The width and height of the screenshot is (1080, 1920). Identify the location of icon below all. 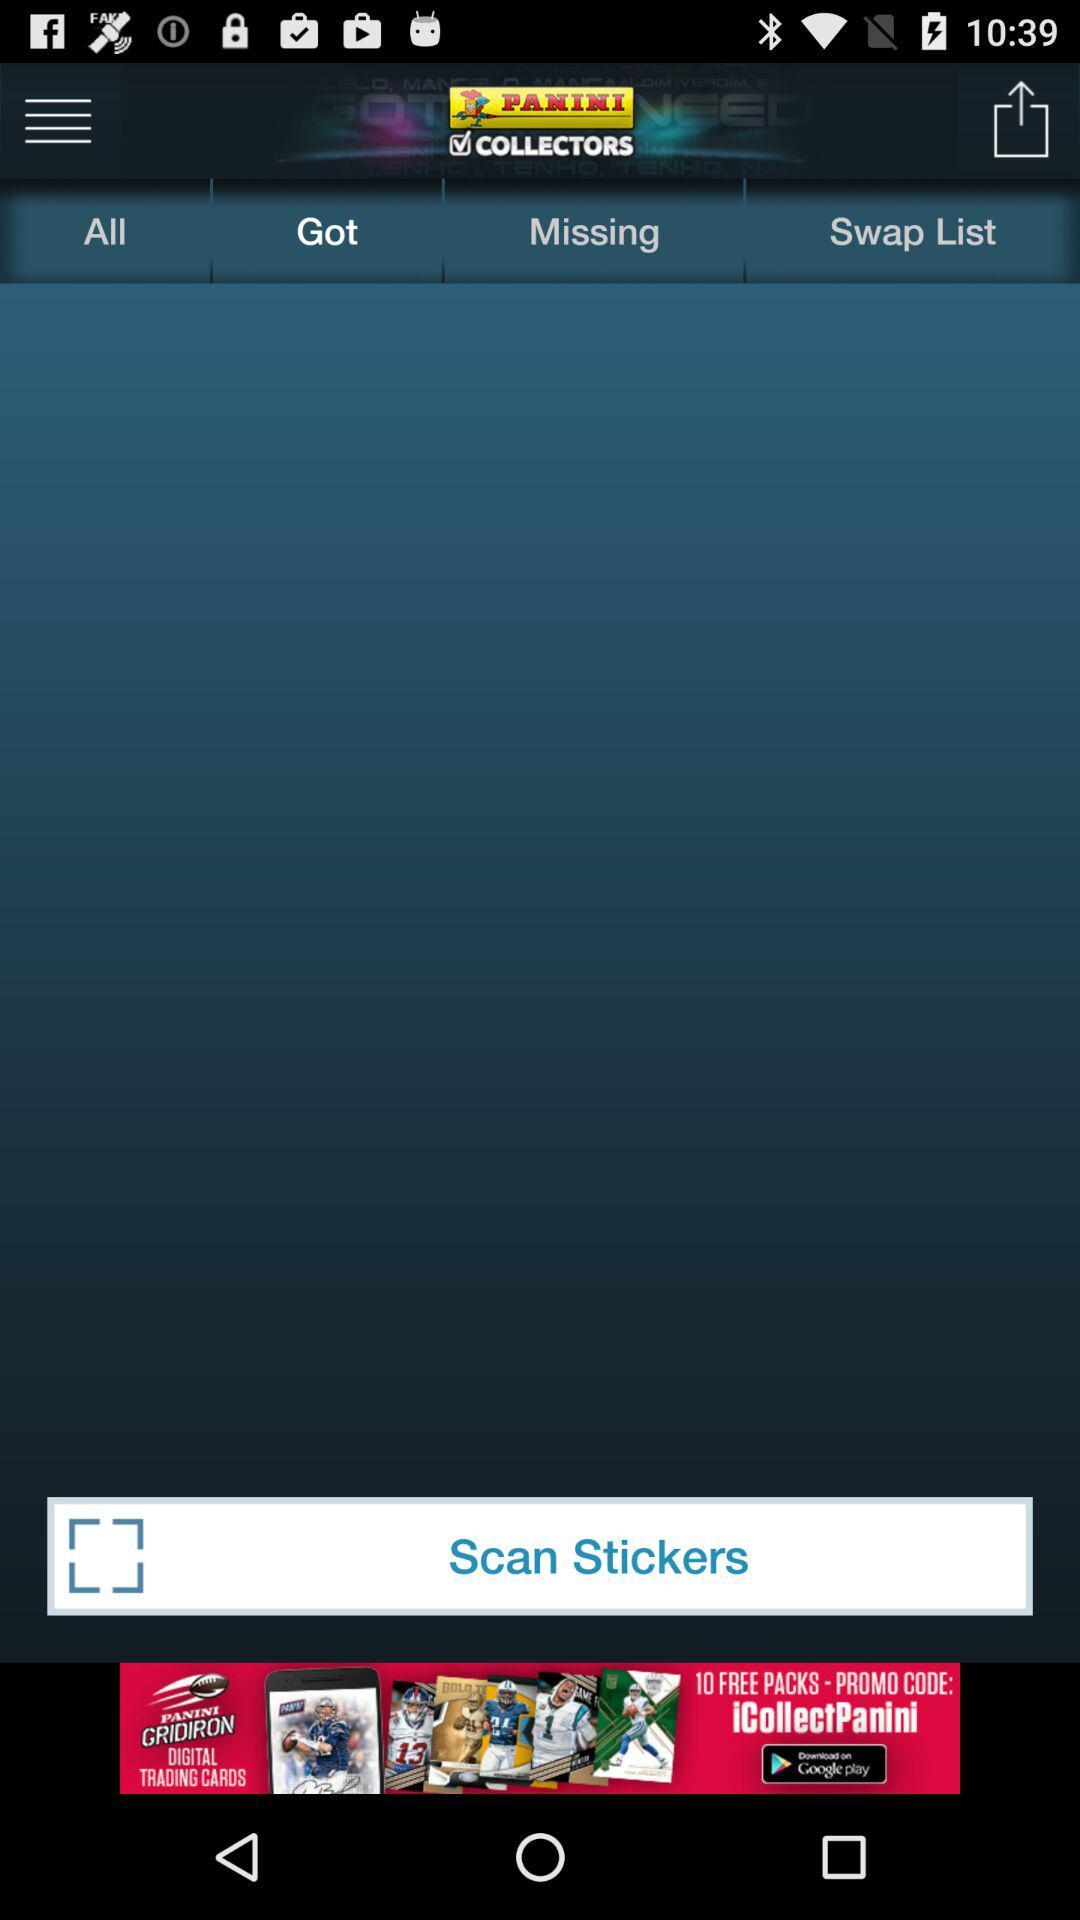
(540, 866).